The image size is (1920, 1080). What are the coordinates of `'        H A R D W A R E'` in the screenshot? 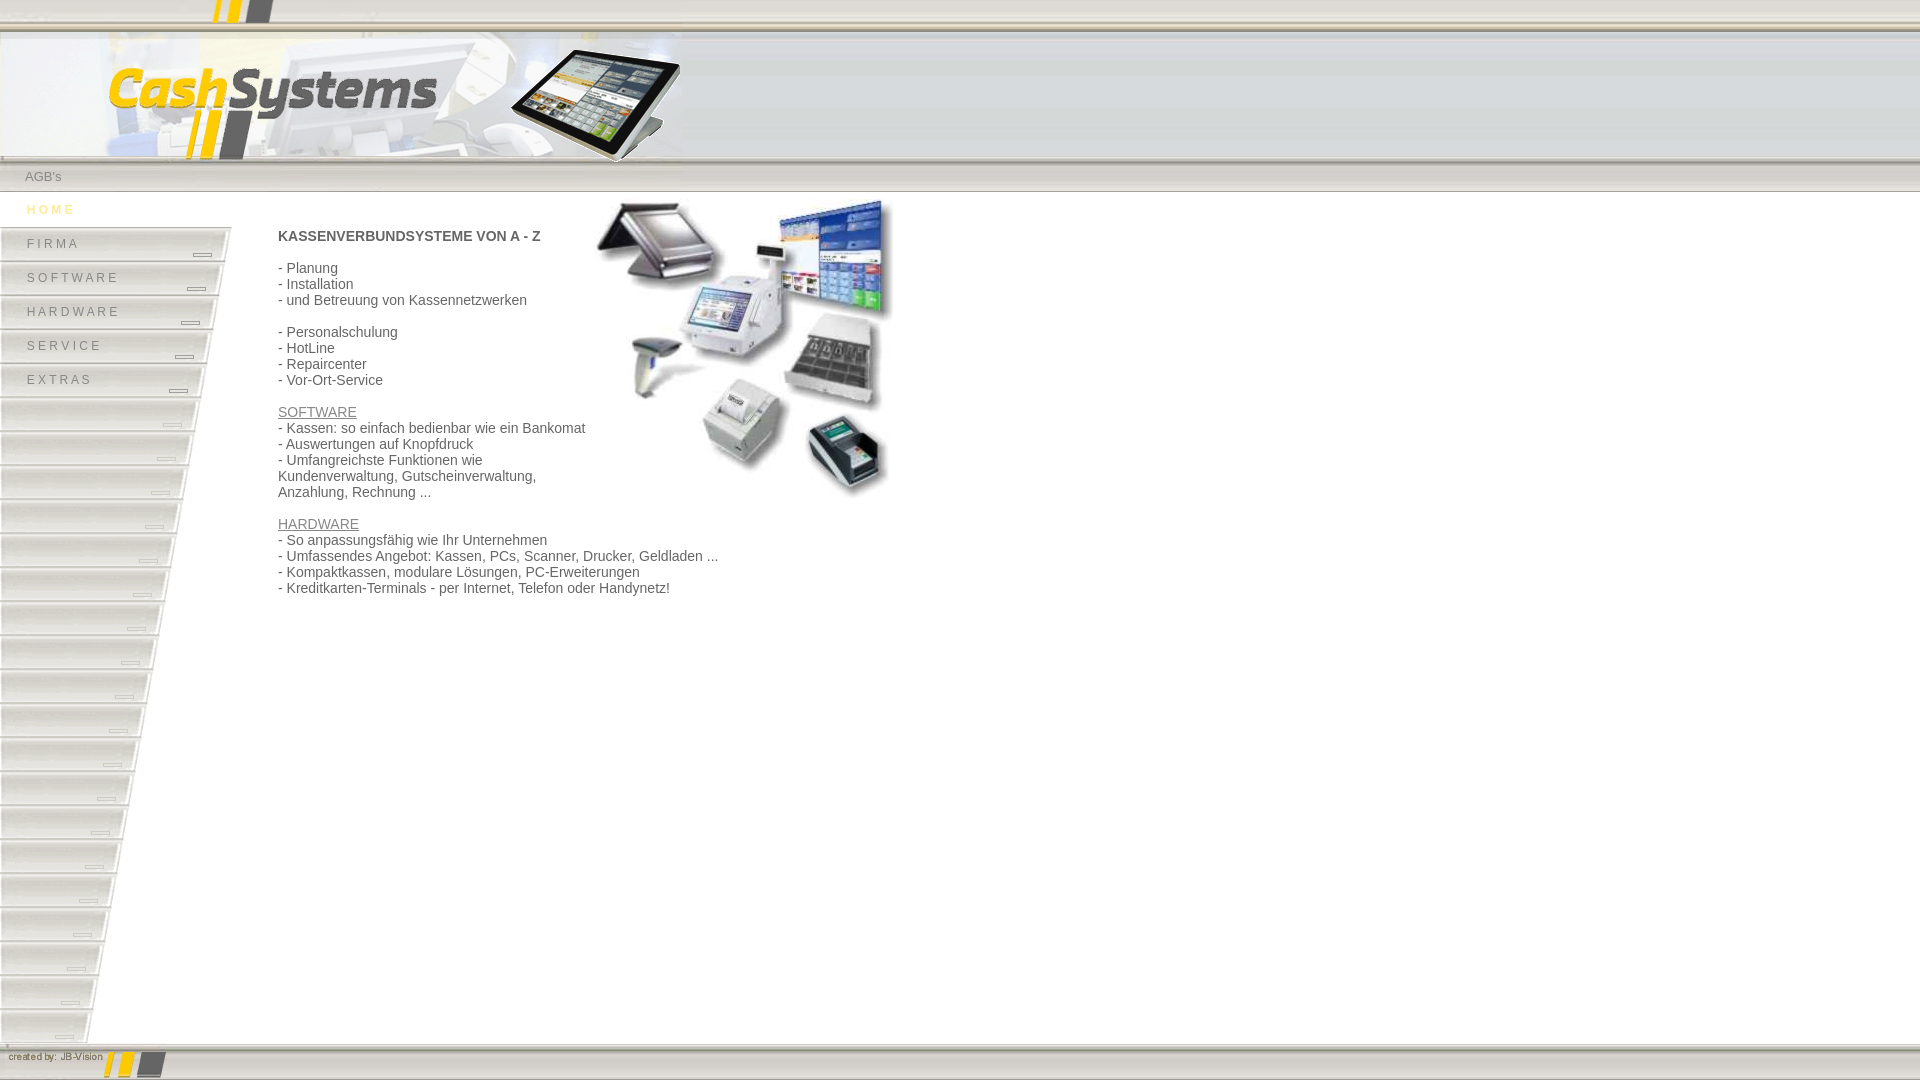 It's located at (109, 312).